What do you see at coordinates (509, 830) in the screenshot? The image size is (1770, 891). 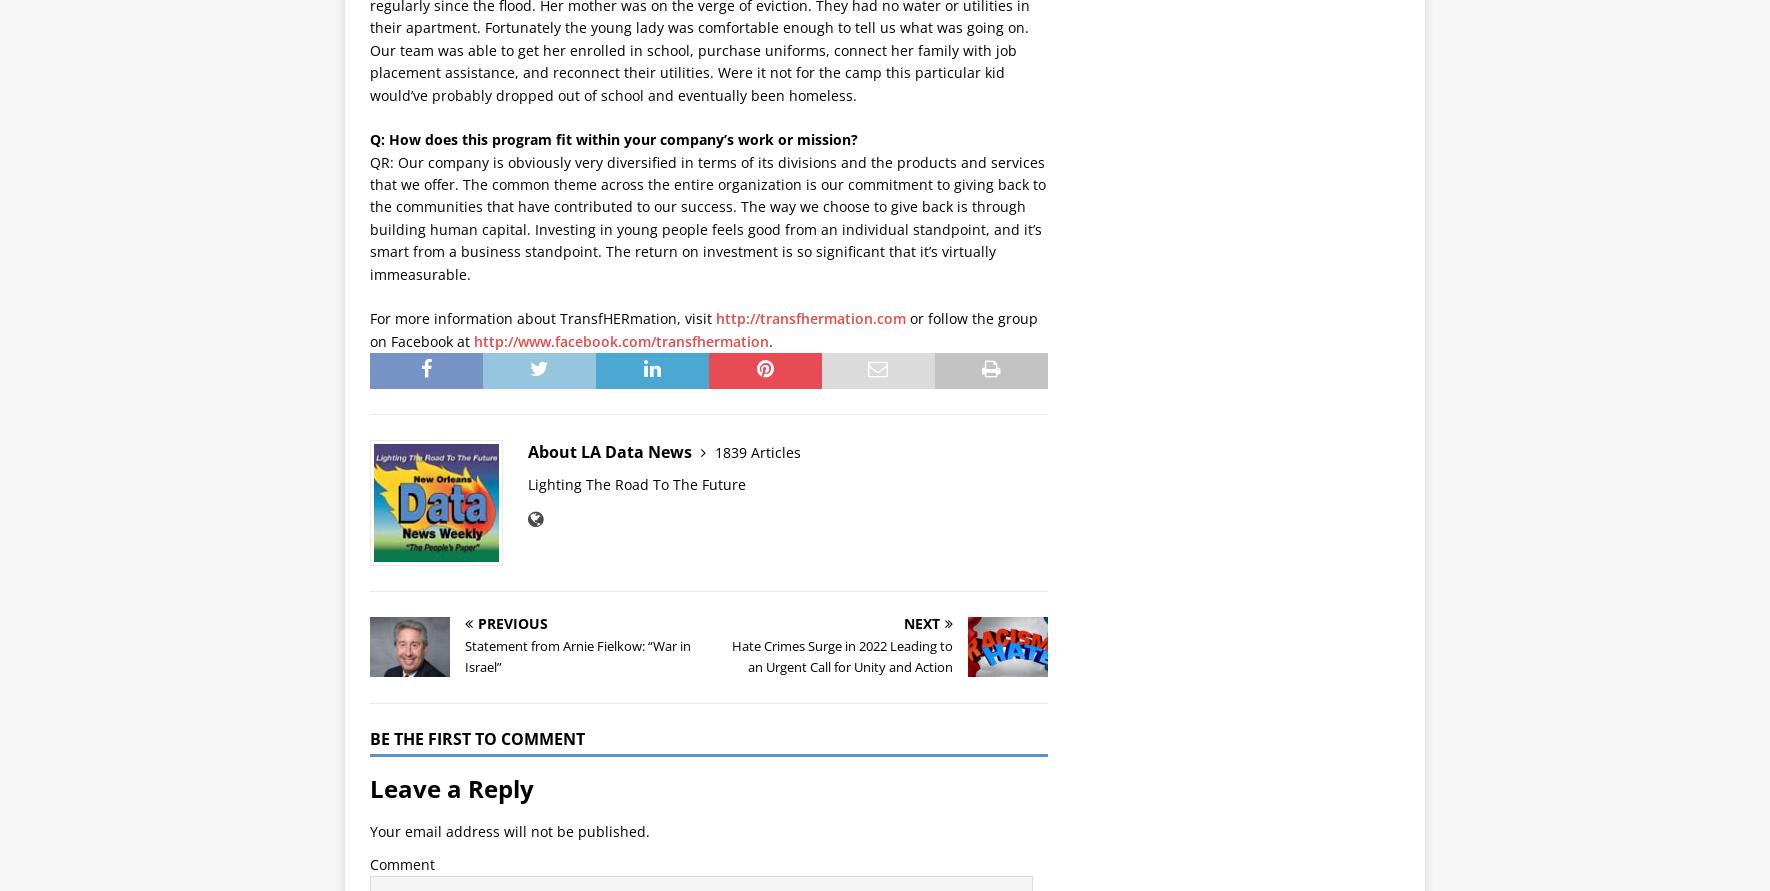 I see `'Your email address will not be published.'` at bounding box center [509, 830].